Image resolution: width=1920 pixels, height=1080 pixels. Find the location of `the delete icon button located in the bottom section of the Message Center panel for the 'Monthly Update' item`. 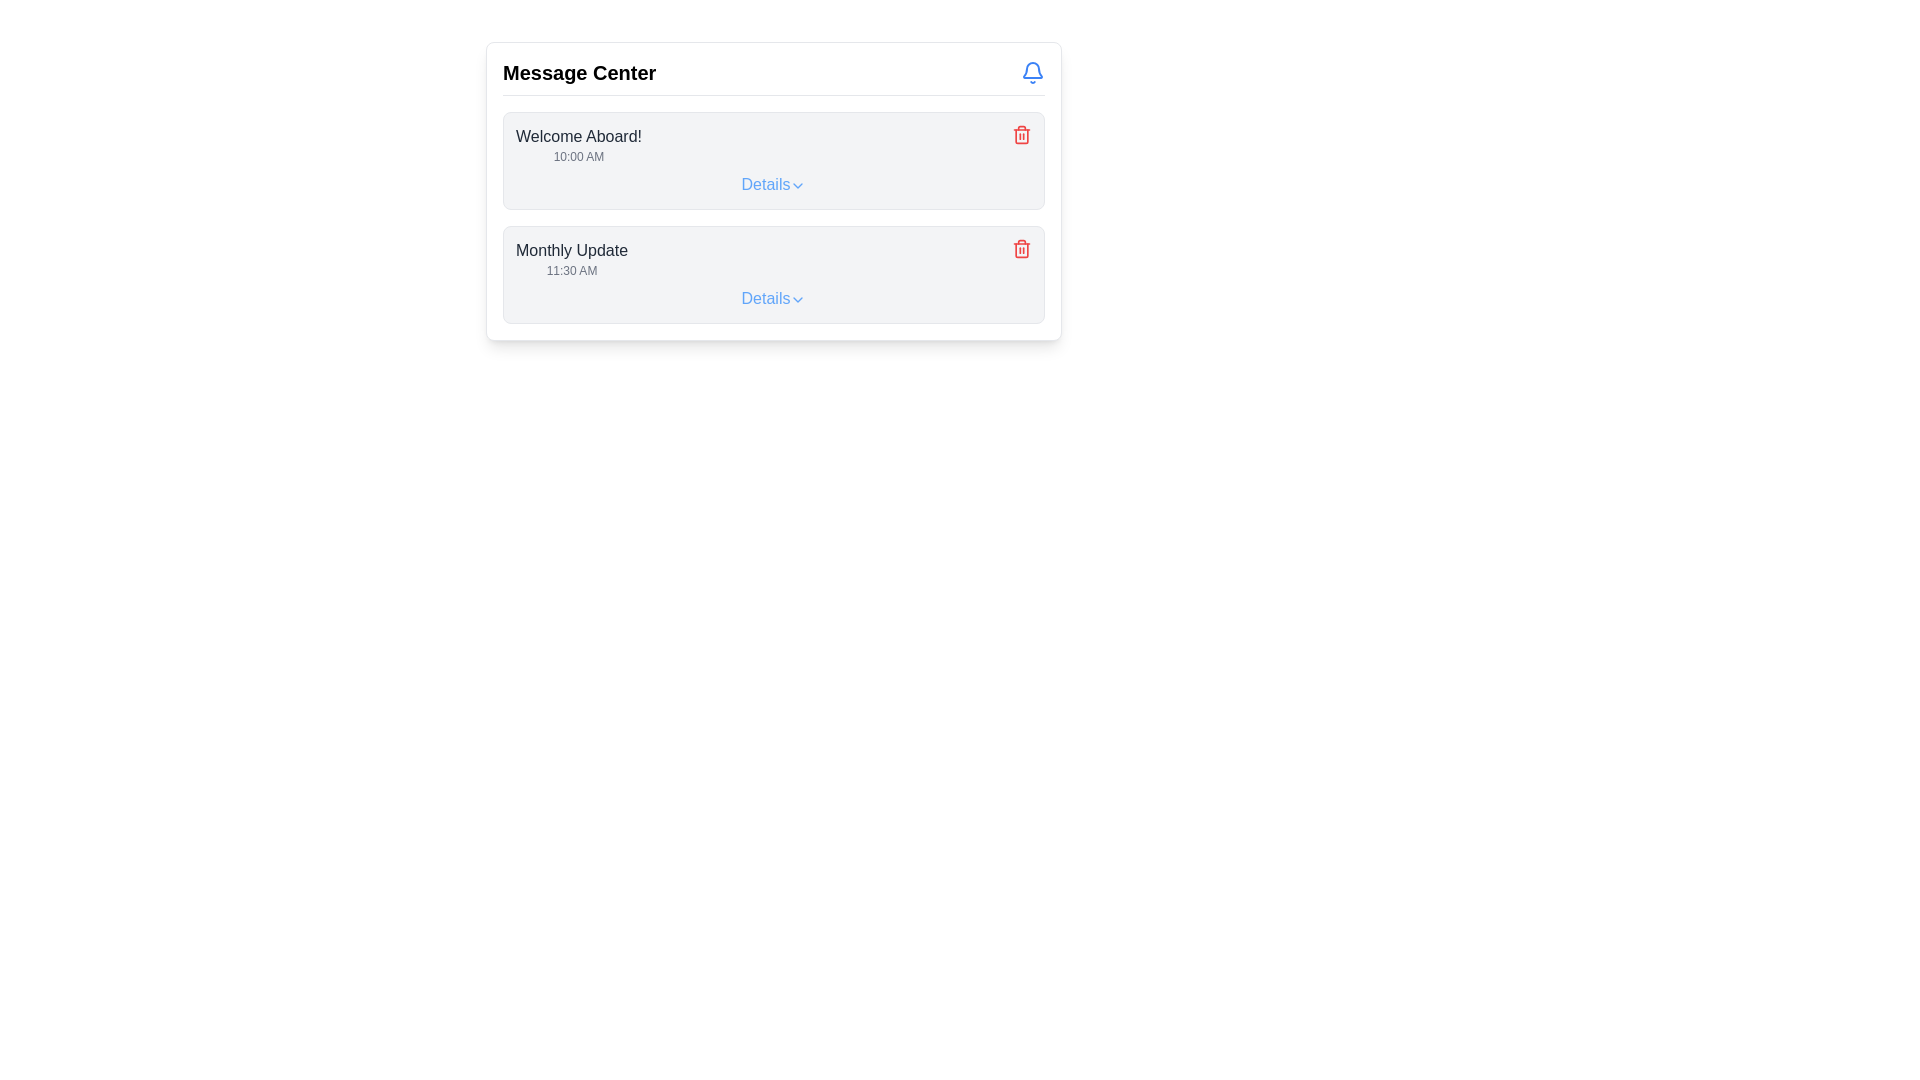

the delete icon button located in the bottom section of the Message Center panel for the 'Monthly Update' item is located at coordinates (1022, 249).